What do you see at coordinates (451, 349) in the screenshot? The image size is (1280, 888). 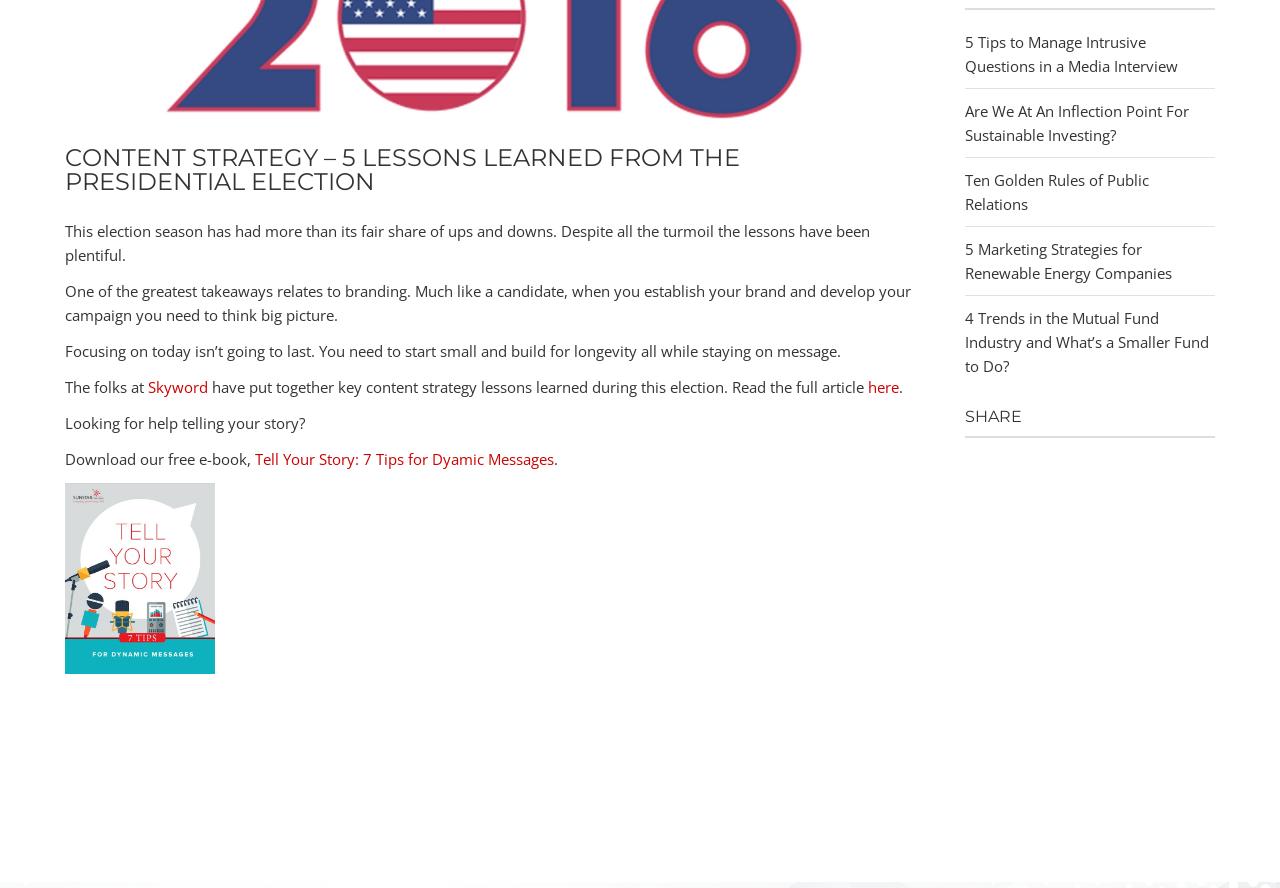 I see `'Focusing on today isn’t going to last. You need to start small and build for longevity all while staying on message.'` at bounding box center [451, 349].